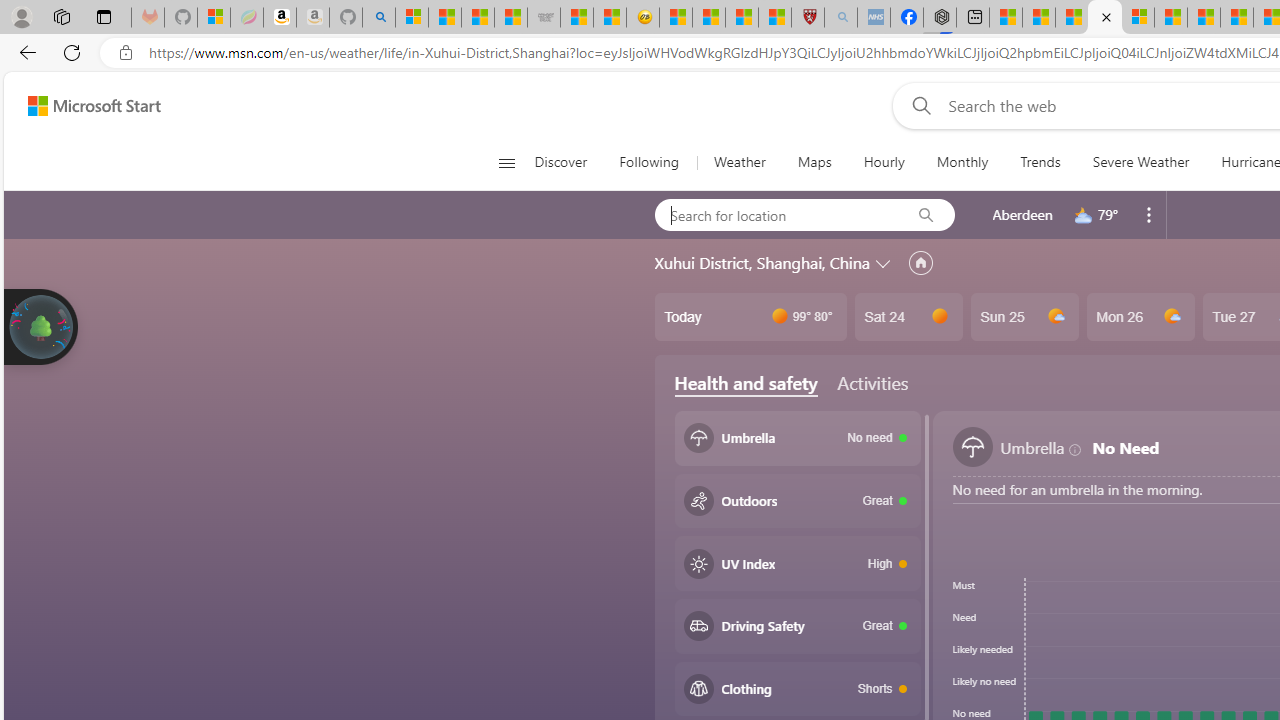 The width and height of the screenshot is (1280, 720). I want to click on 'Activities', so click(872, 383).